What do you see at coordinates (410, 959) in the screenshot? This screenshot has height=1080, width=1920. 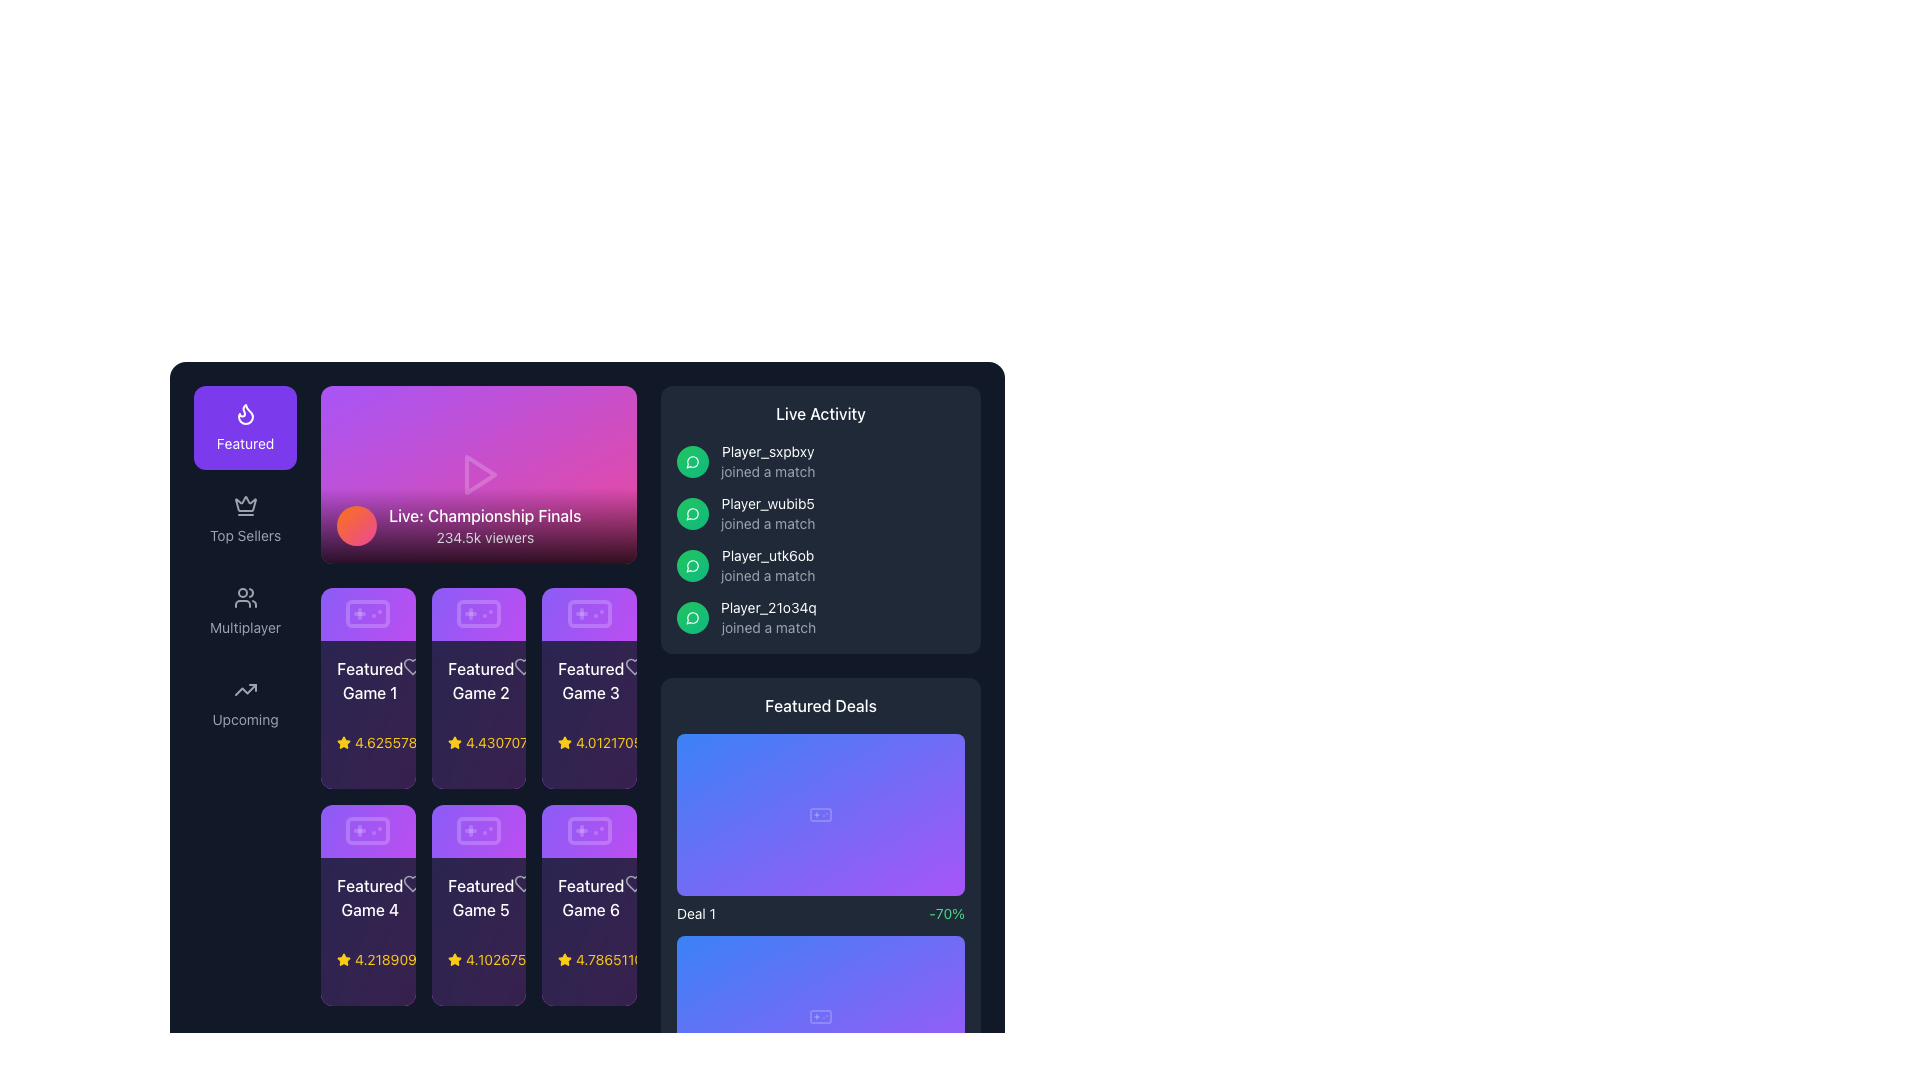 I see `the Rating display component, which features a gold star icon and the rating text '4.21890975809909' in yellow, small font size, located beneath the 'Featured Game 4' card` at bounding box center [410, 959].